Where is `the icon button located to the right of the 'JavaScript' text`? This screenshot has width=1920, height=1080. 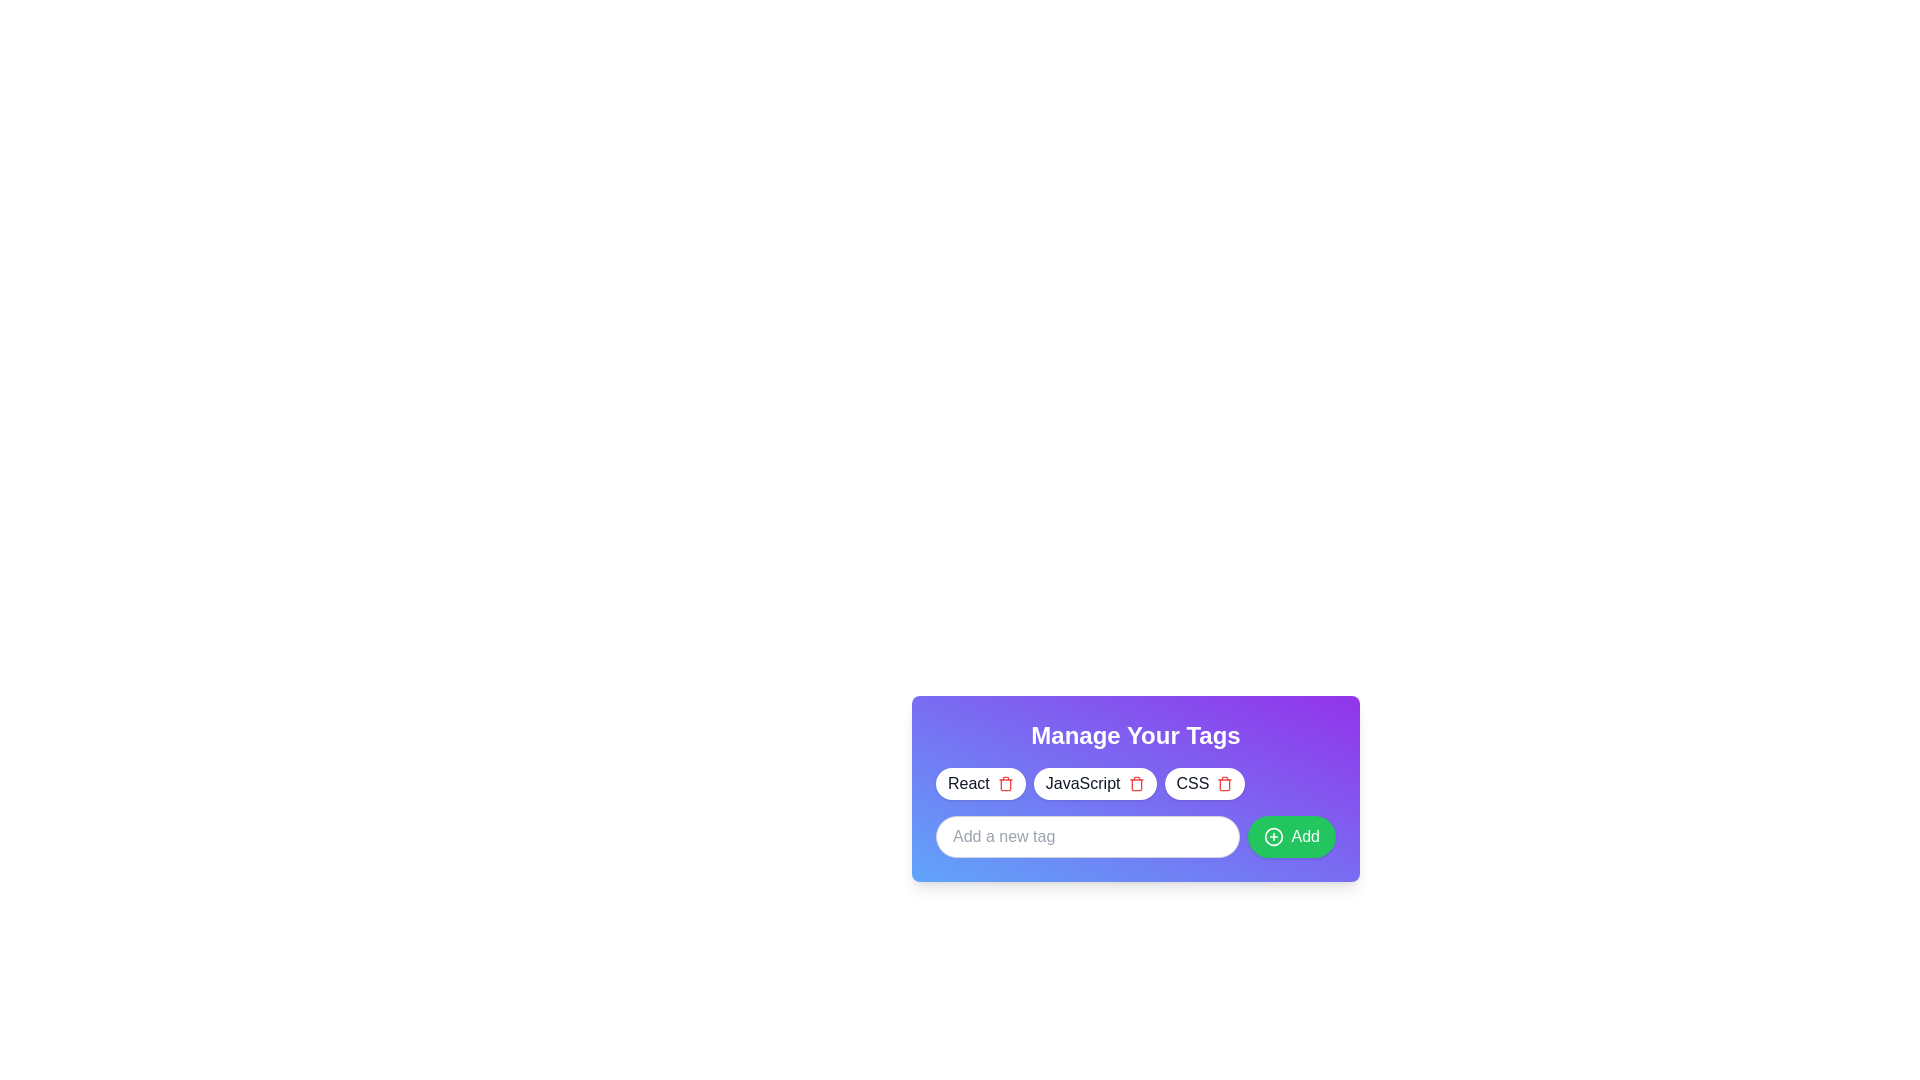 the icon button located to the right of the 'JavaScript' text is located at coordinates (1136, 782).